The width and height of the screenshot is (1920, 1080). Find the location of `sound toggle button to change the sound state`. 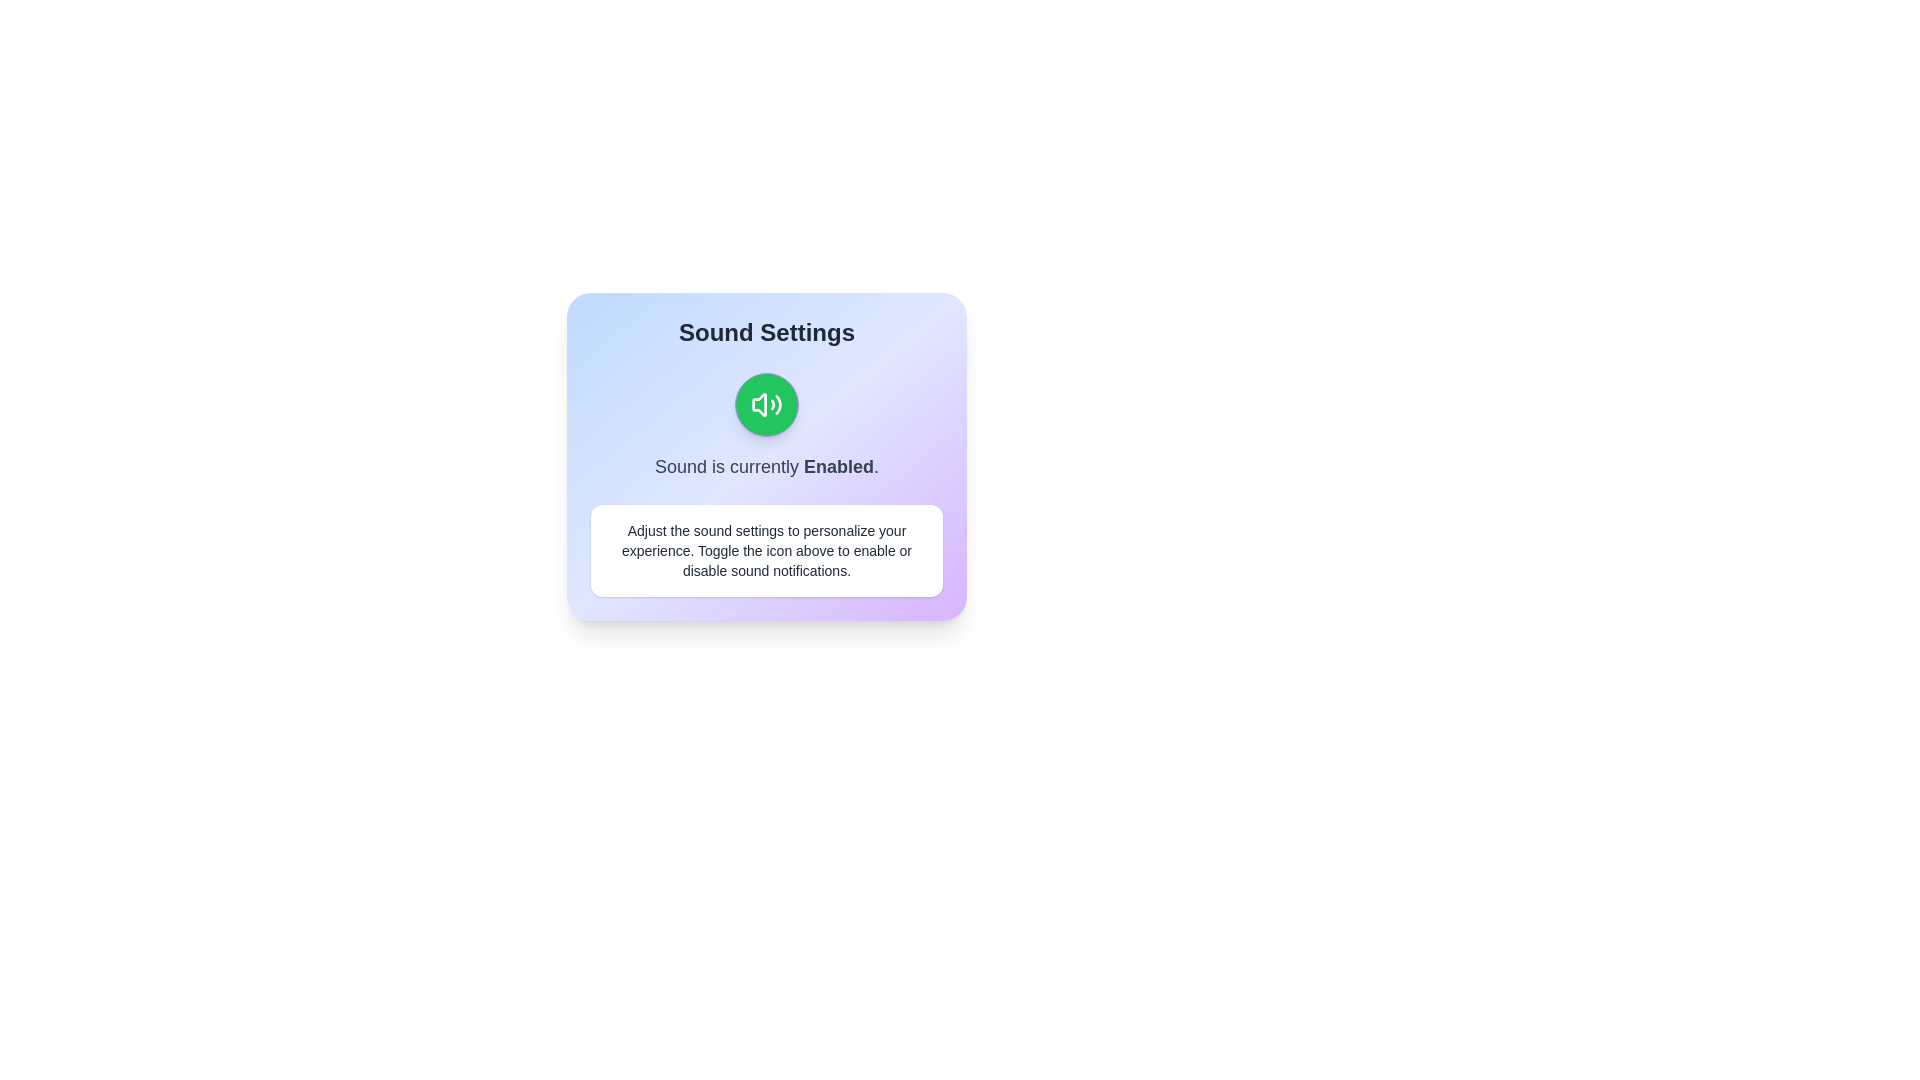

sound toggle button to change the sound state is located at coordinates (766, 405).